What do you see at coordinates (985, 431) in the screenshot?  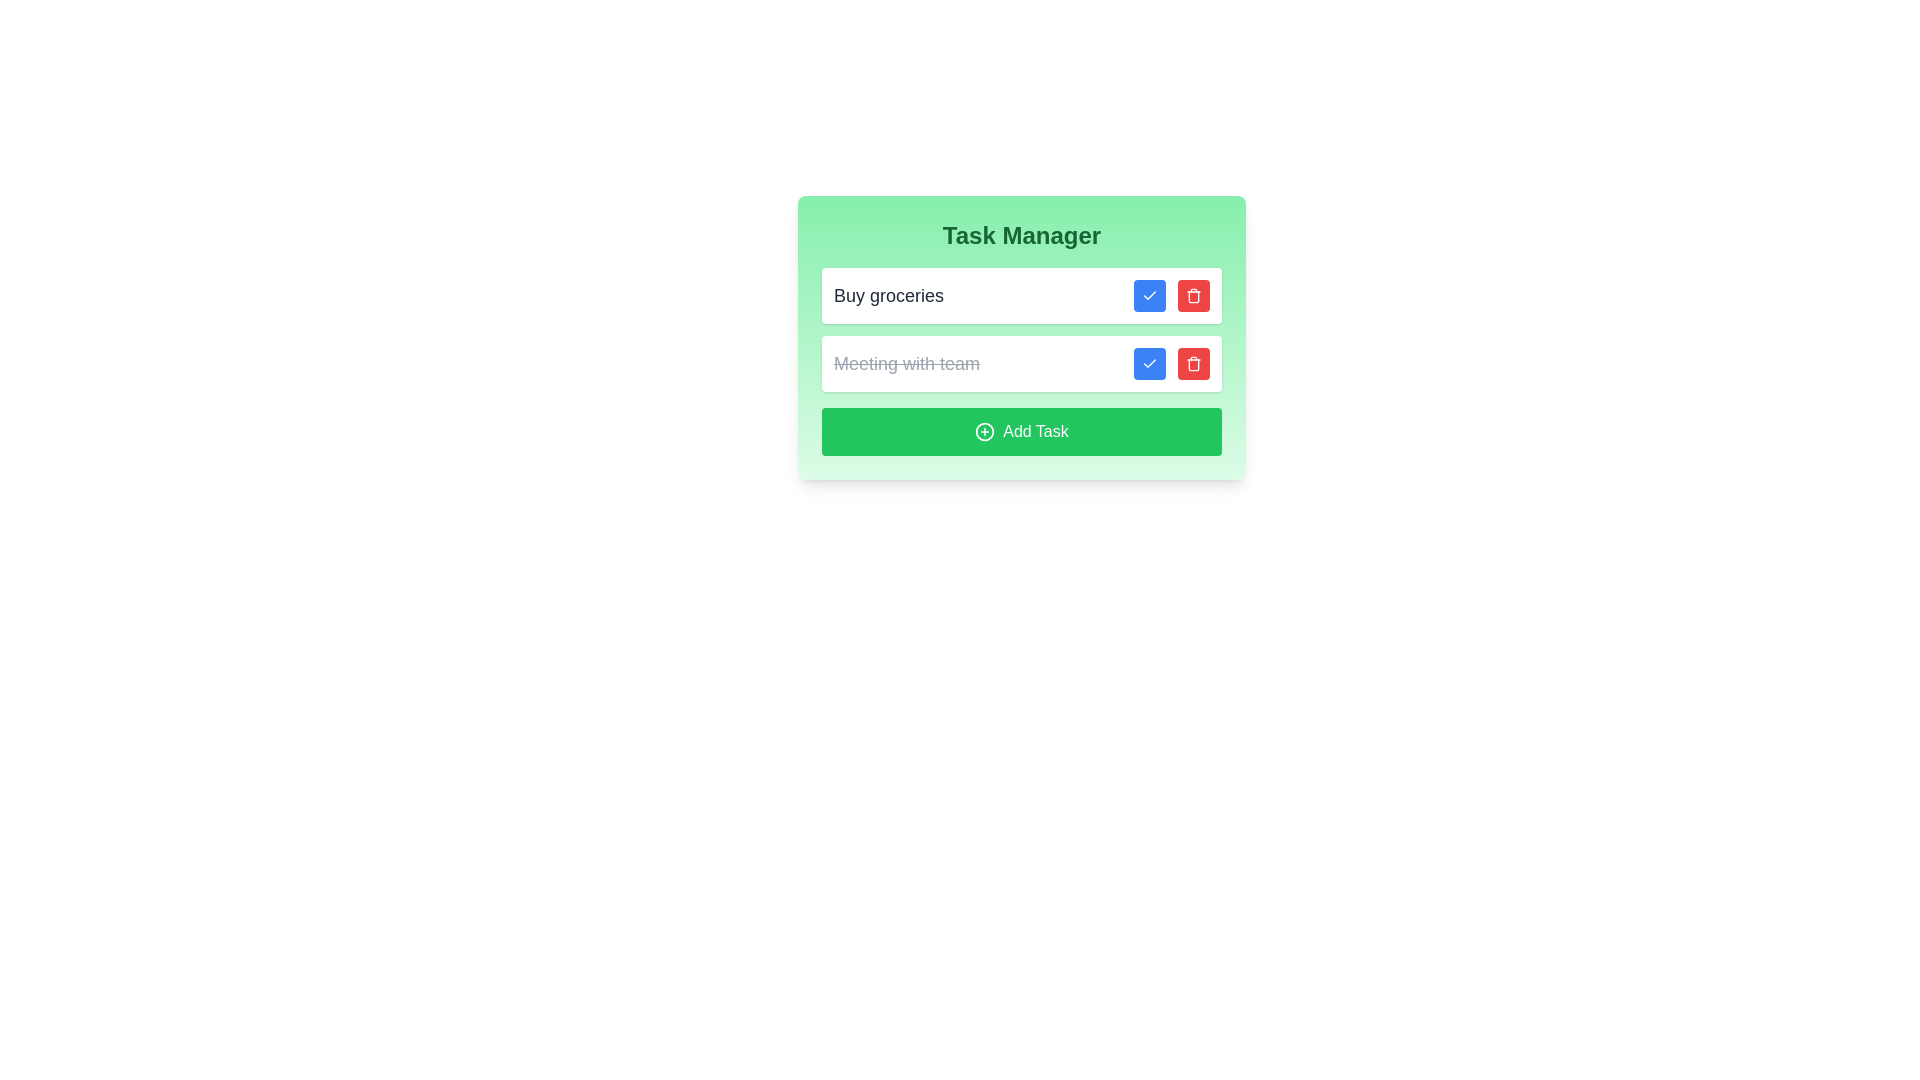 I see `the icon that visually represents the functionality to add a task, which is located to the left of the 'Add Task' button in the task management interface` at bounding box center [985, 431].